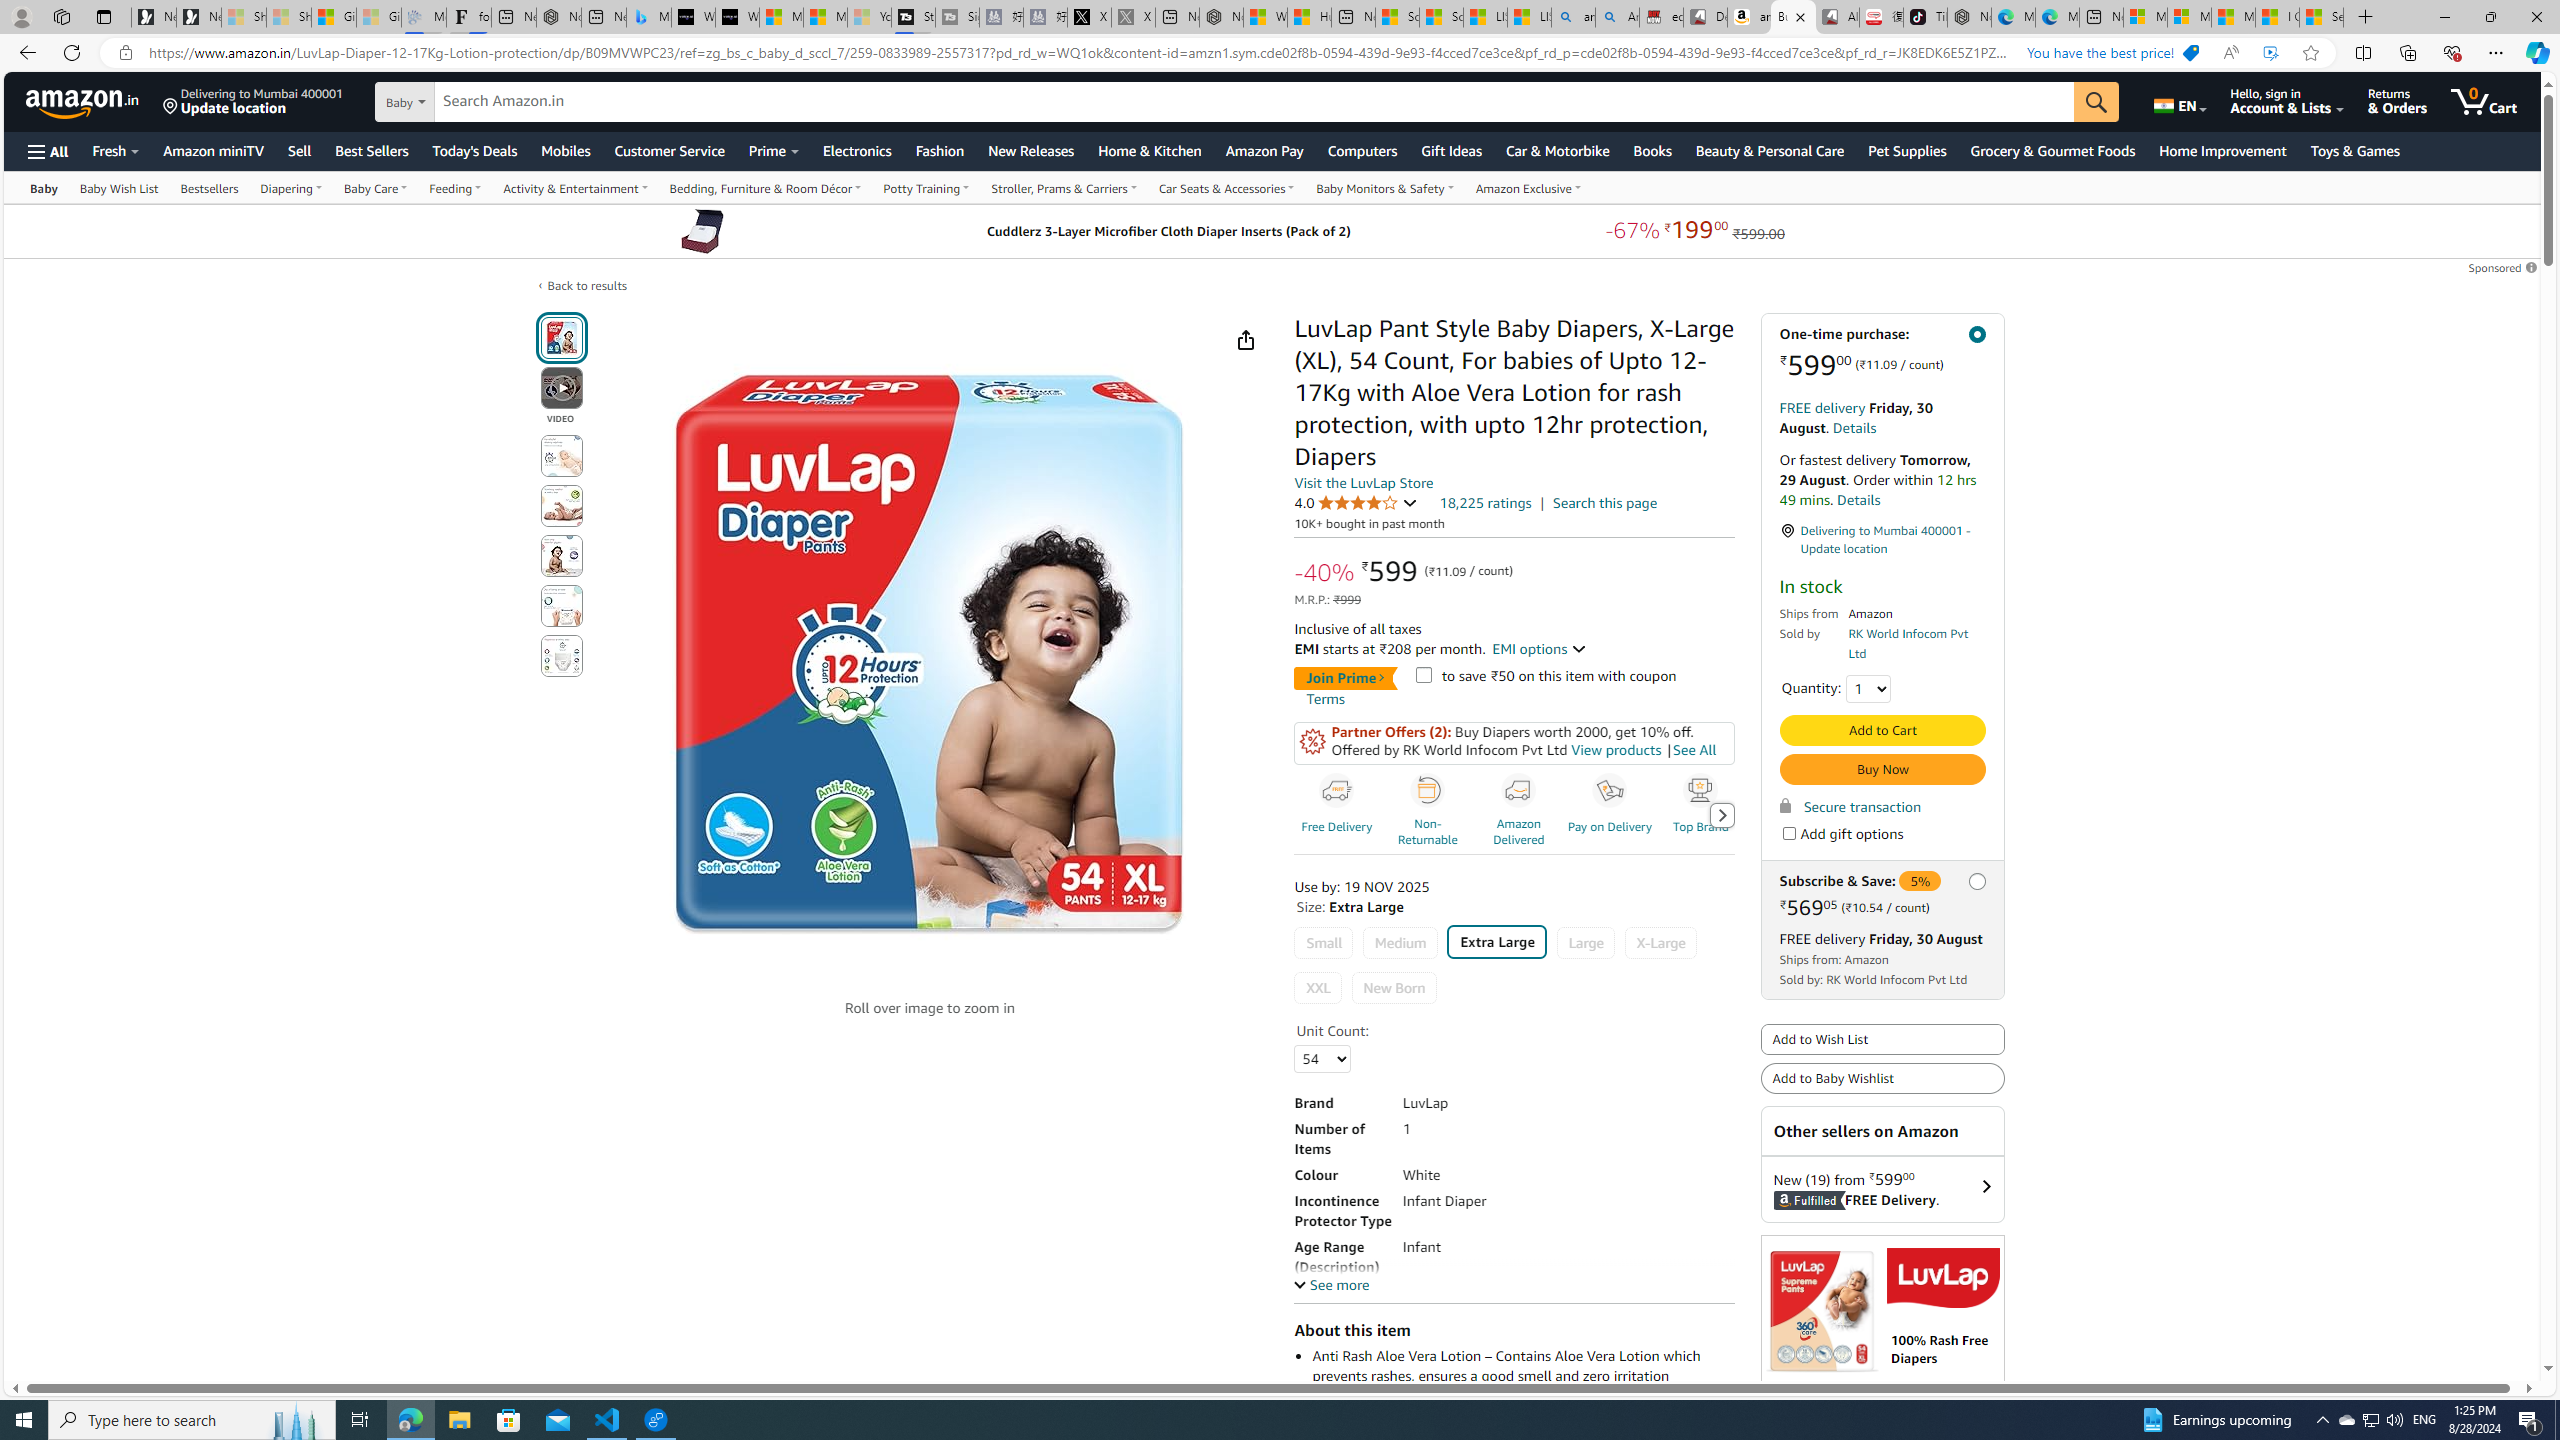 This screenshot has width=2560, height=1440. What do you see at coordinates (2095, 102) in the screenshot?
I see `'Go'` at bounding box center [2095, 102].